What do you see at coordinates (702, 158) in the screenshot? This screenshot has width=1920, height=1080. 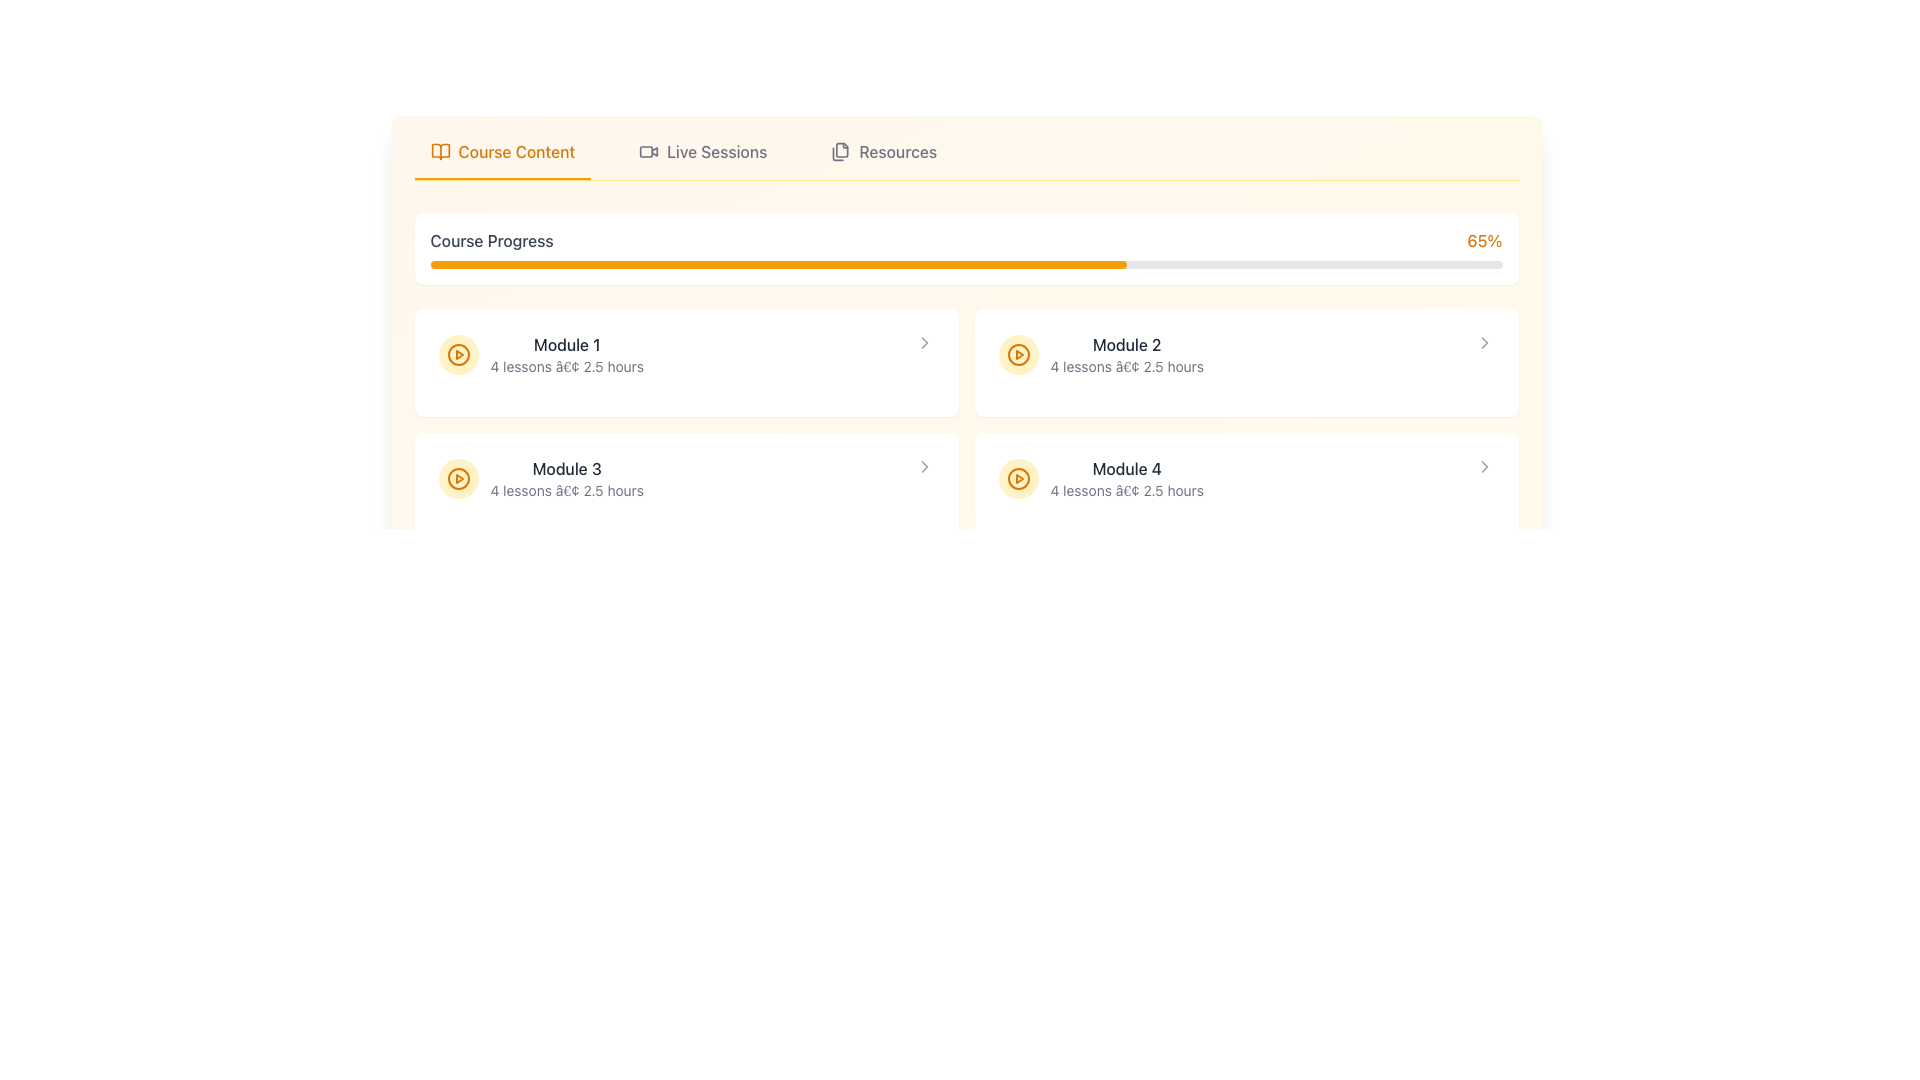 I see `the 'Live Sessions' button, which is the second item in the horizontal navigation bar located between 'Course Content' and 'Resources'` at bounding box center [702, 158].